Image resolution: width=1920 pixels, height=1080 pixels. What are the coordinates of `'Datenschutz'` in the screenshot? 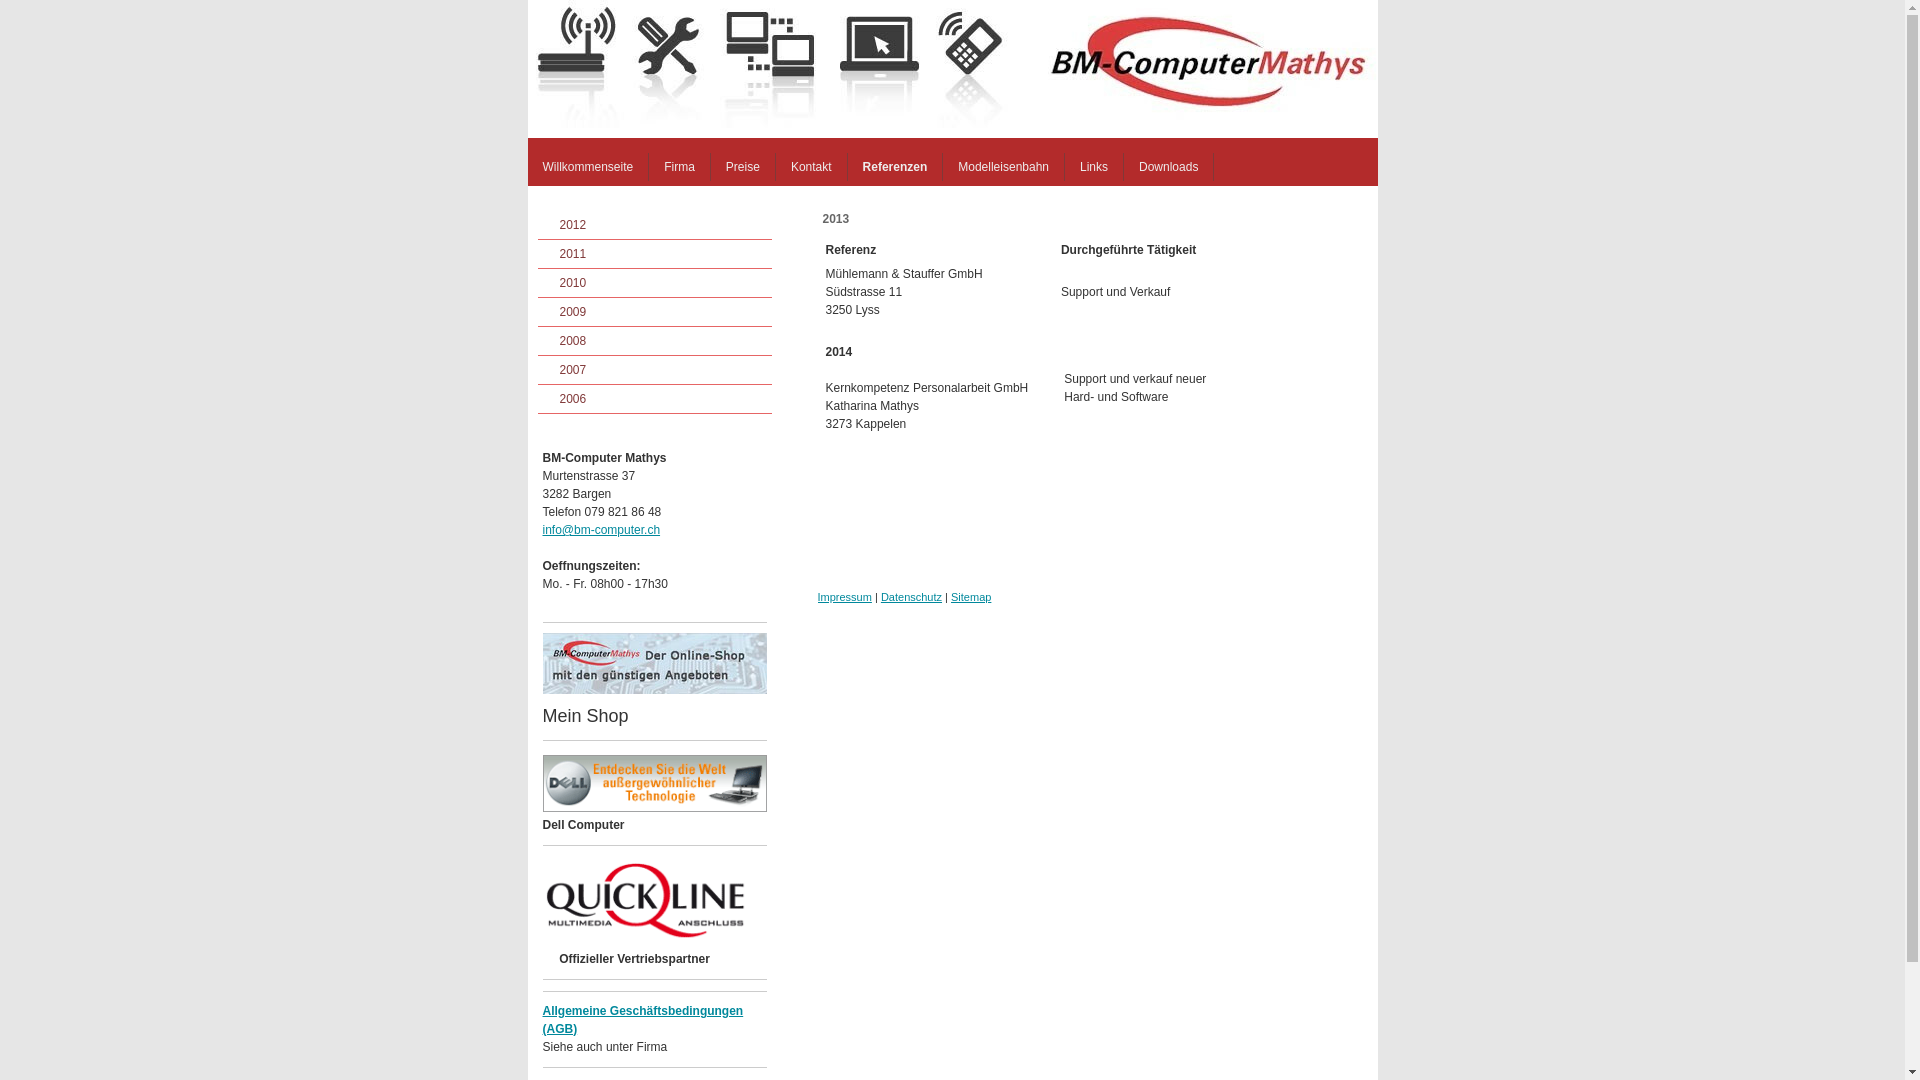 It's located at (910, 596).